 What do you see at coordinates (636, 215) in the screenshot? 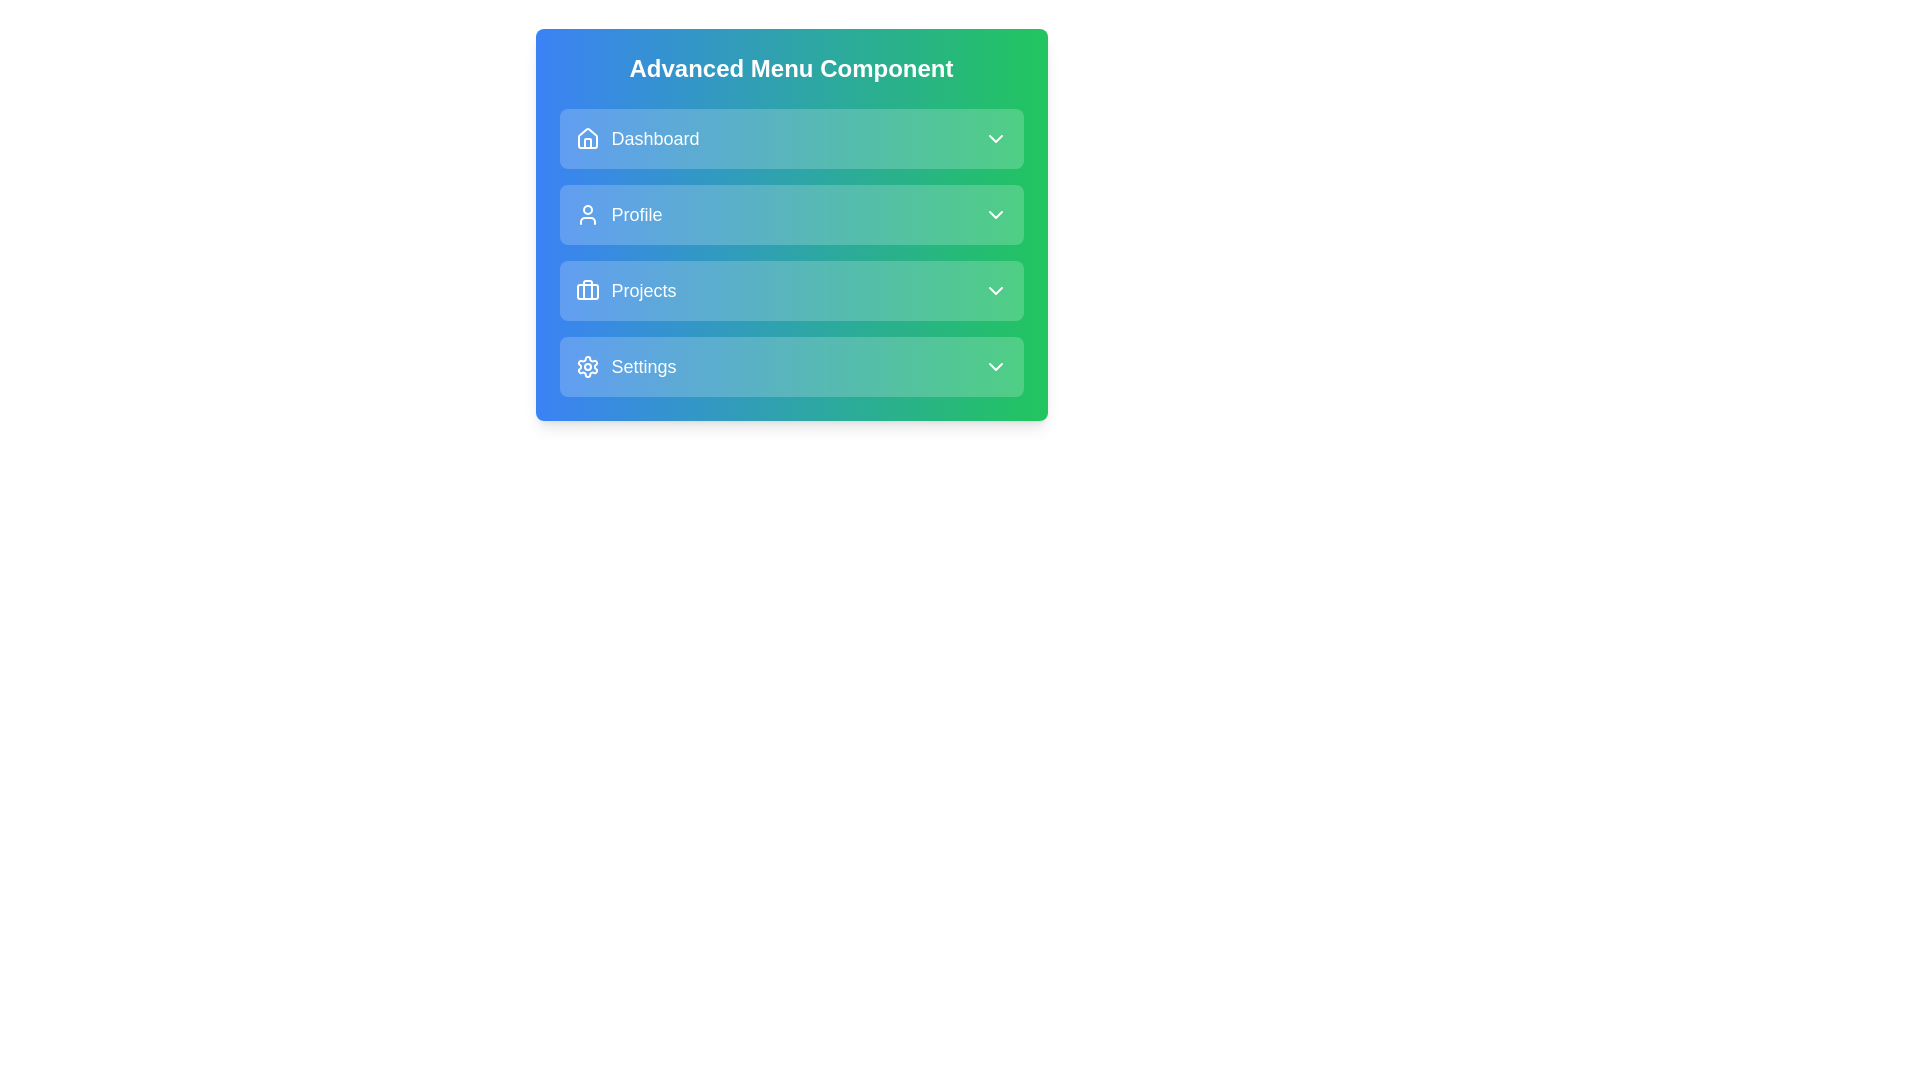
I see `the 'Profile' text label in the menu` at bounding box center [636, 215].